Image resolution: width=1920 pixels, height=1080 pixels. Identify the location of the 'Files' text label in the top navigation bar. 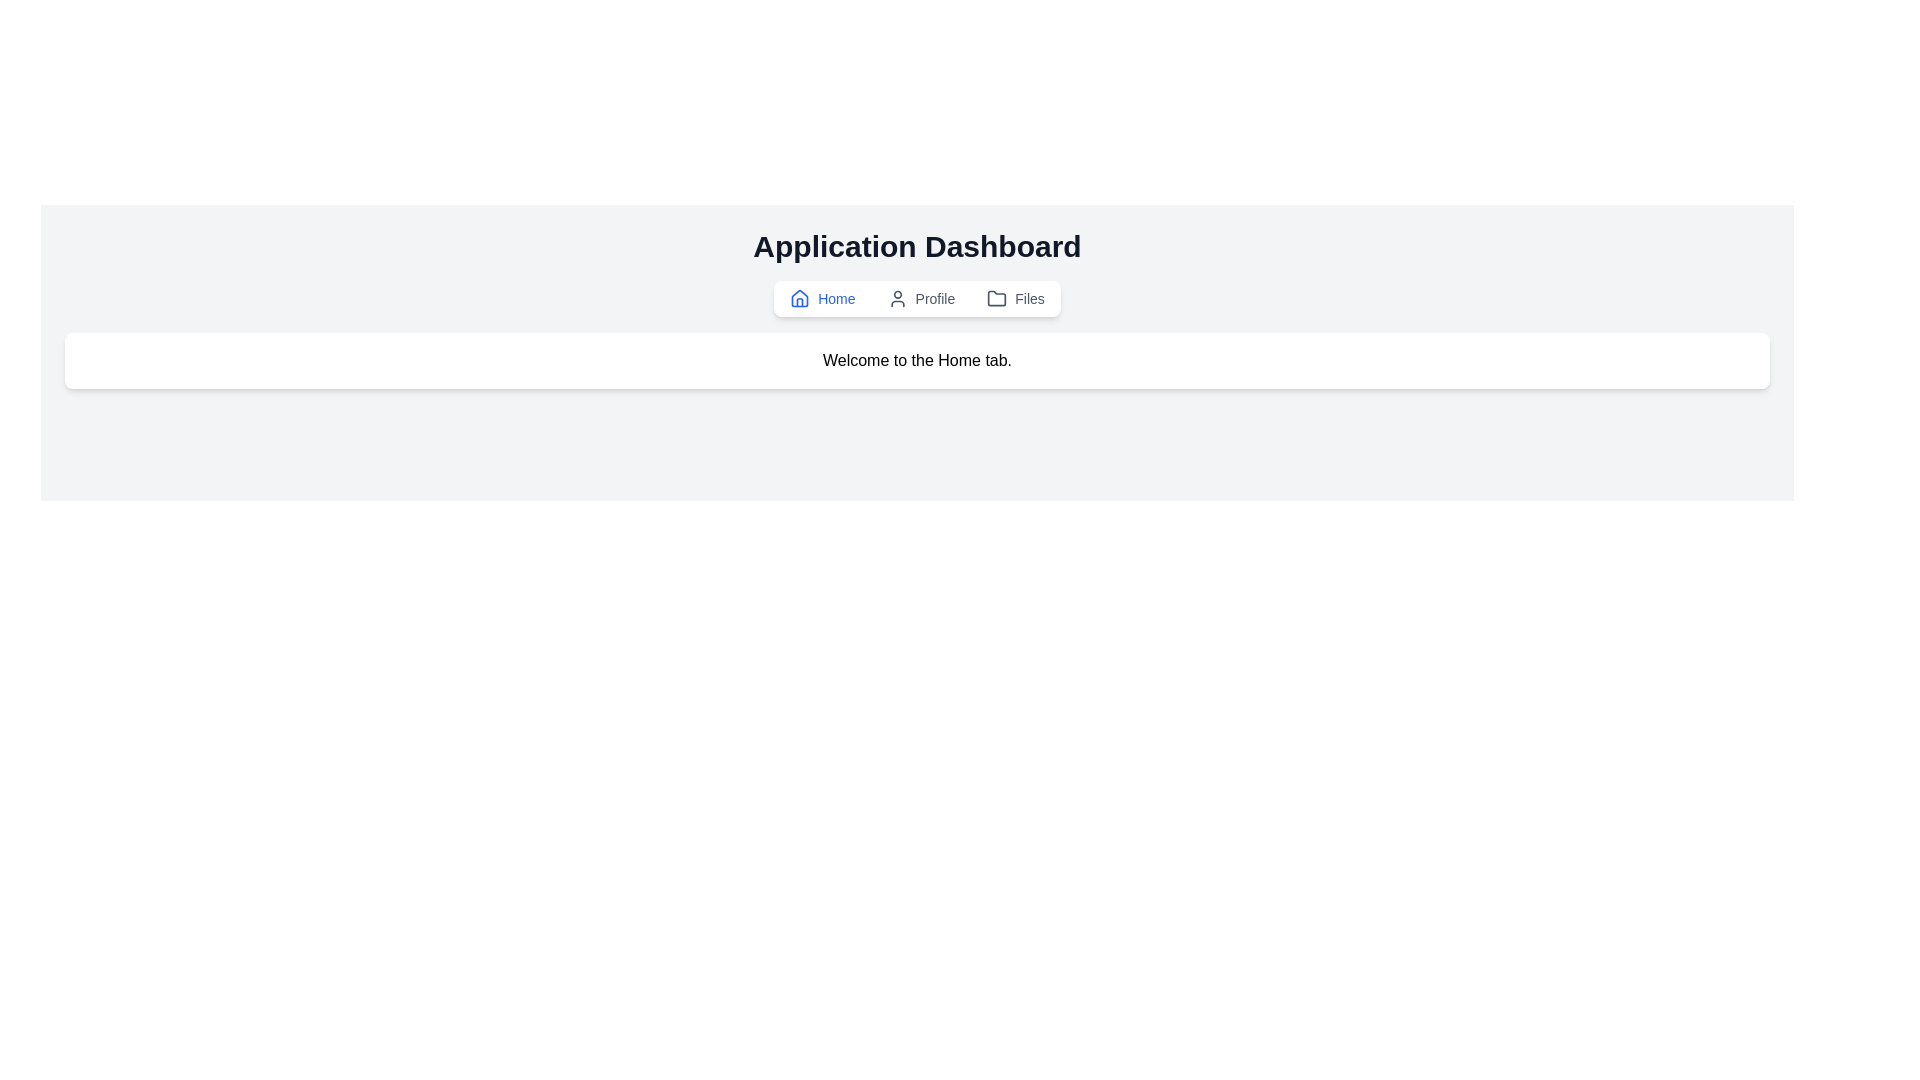
(1030, 299).